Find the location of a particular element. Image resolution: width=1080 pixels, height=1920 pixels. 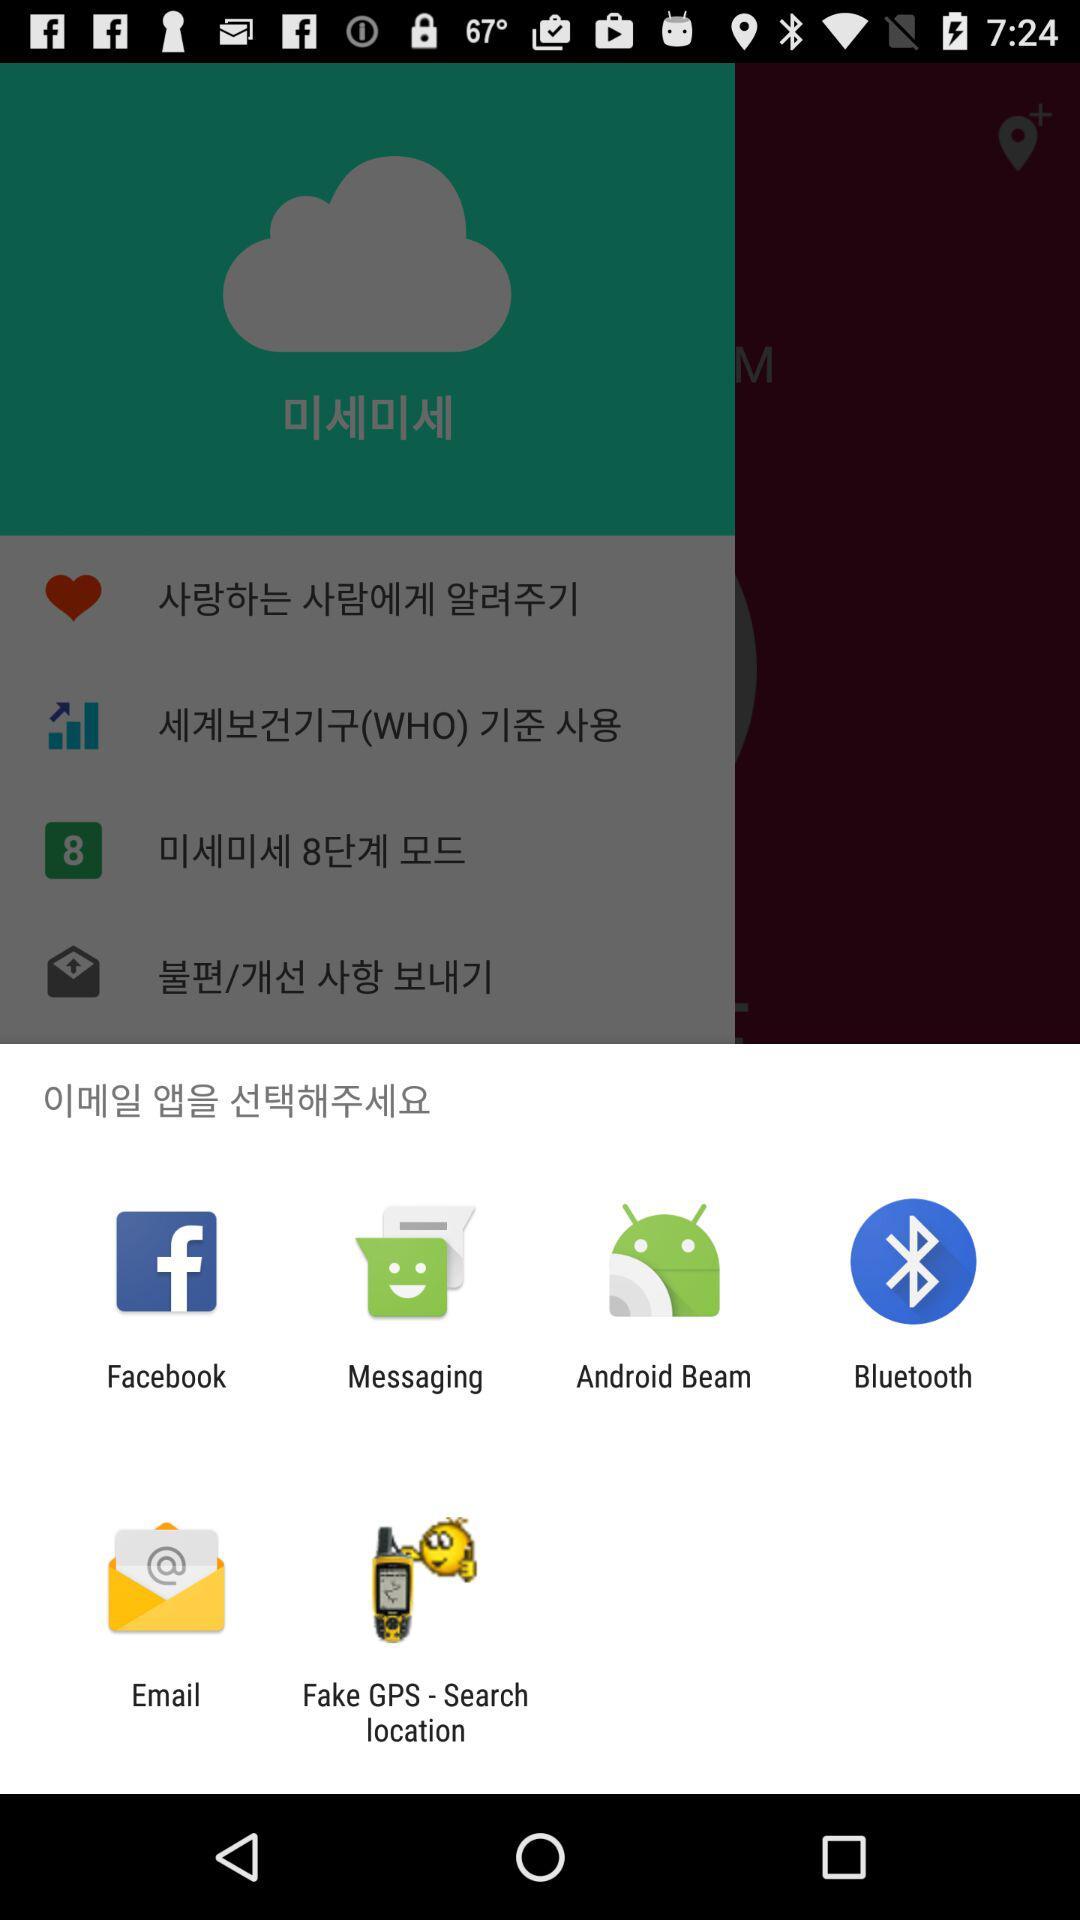

bluetooth is located at coordinates (913, 1392).